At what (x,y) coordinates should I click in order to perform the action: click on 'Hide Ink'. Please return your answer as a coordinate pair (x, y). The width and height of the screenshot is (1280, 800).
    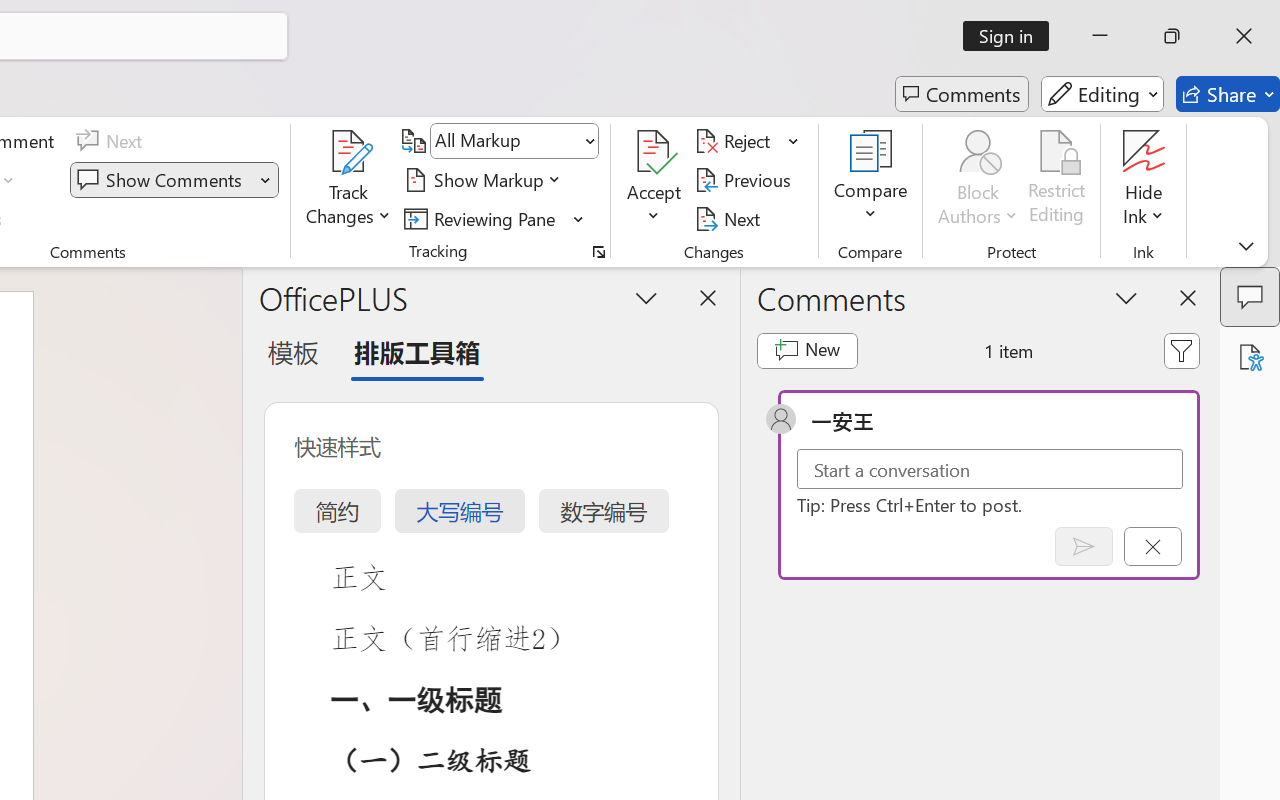
    Looking at the image, I should click on (1144, 179).